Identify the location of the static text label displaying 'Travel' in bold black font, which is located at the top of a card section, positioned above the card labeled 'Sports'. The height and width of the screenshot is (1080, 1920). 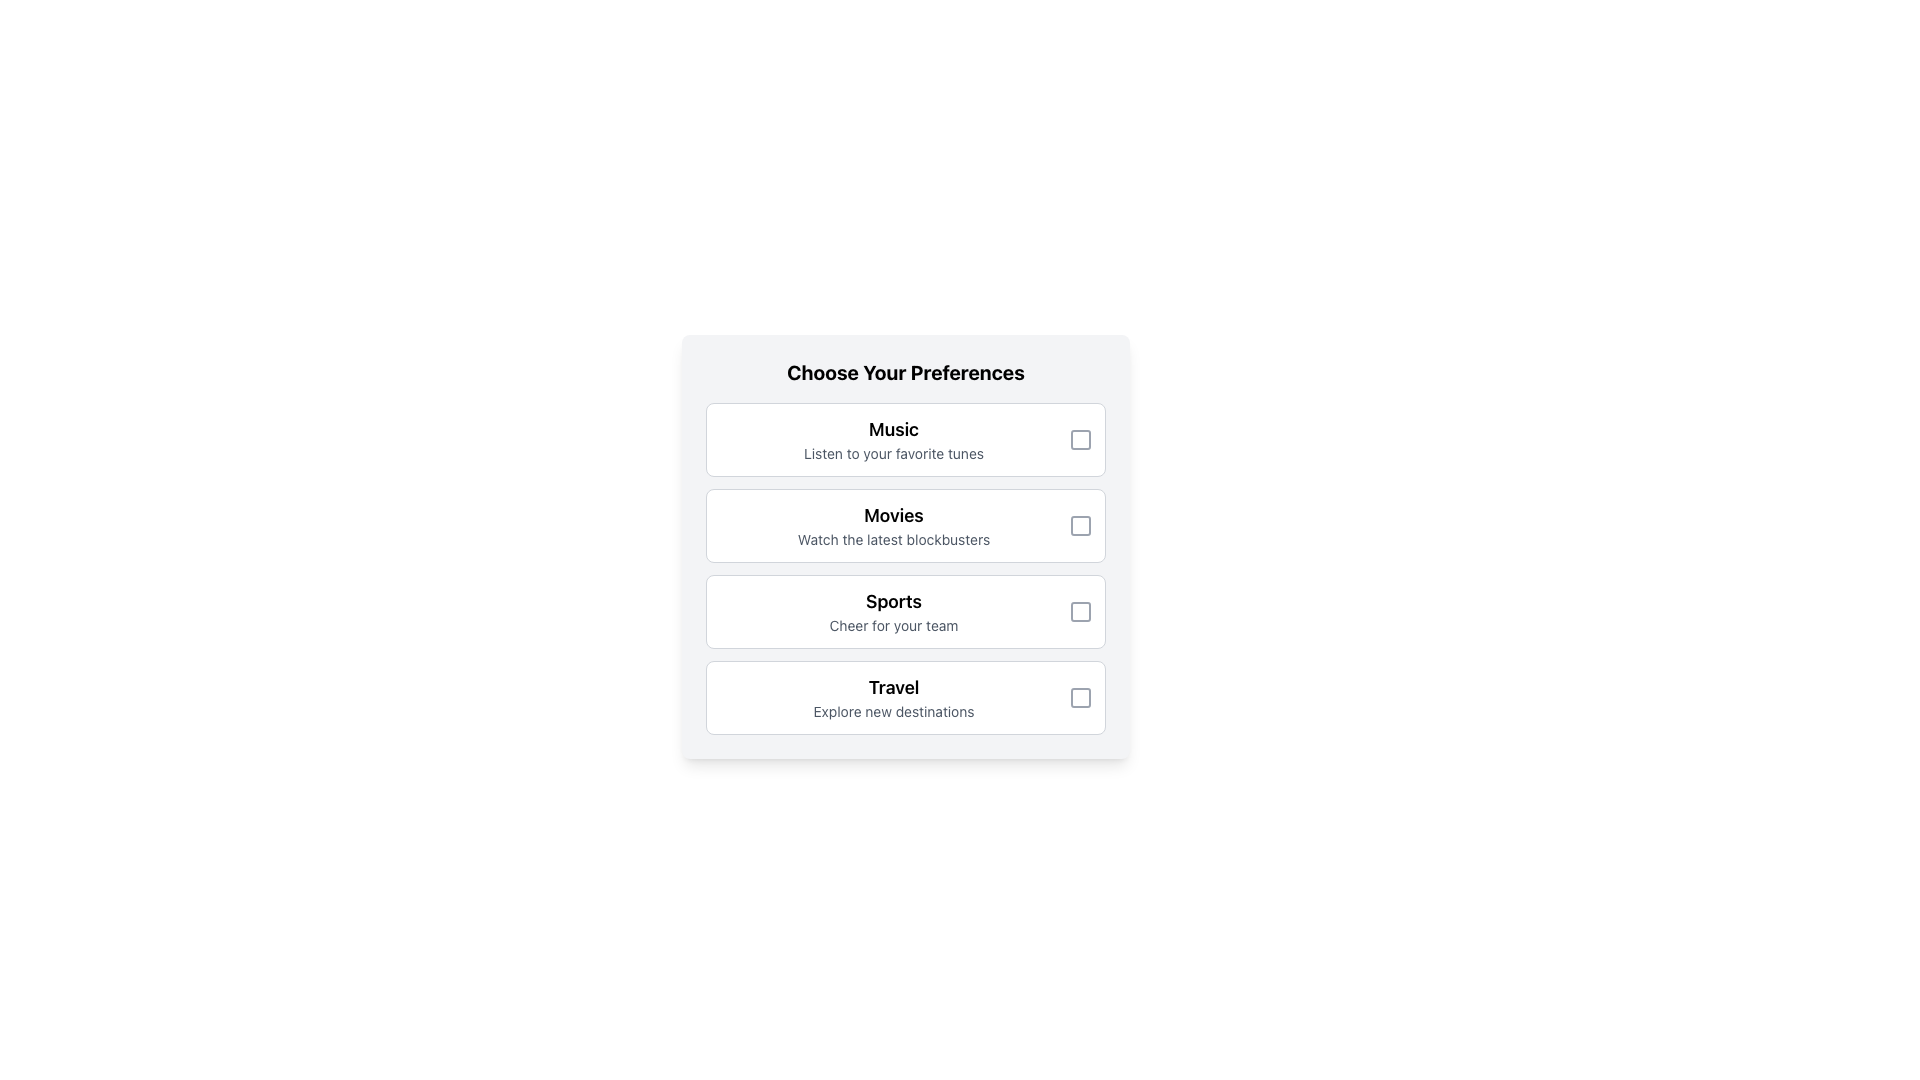
(892, 686).